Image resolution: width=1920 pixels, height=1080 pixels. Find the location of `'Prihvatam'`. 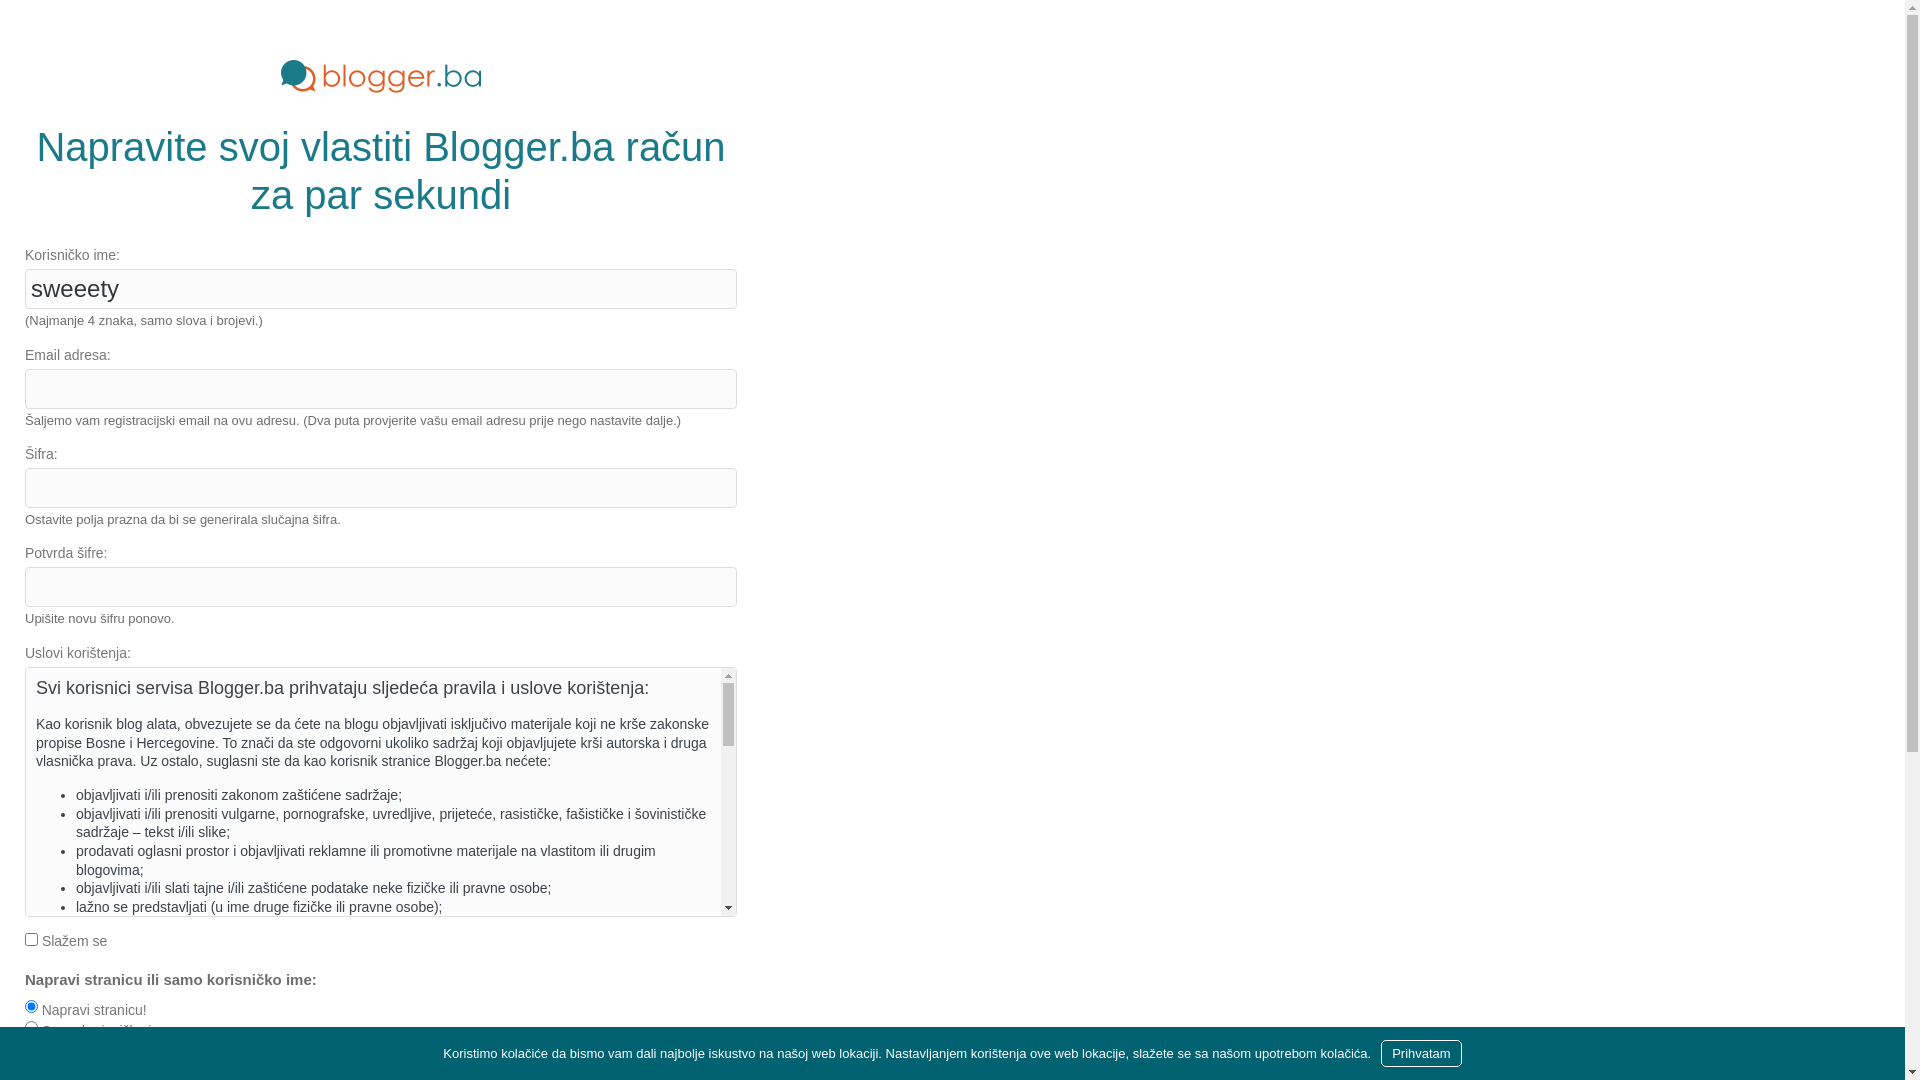

'Prihvatam' is located at coordinates (1420, 1052).